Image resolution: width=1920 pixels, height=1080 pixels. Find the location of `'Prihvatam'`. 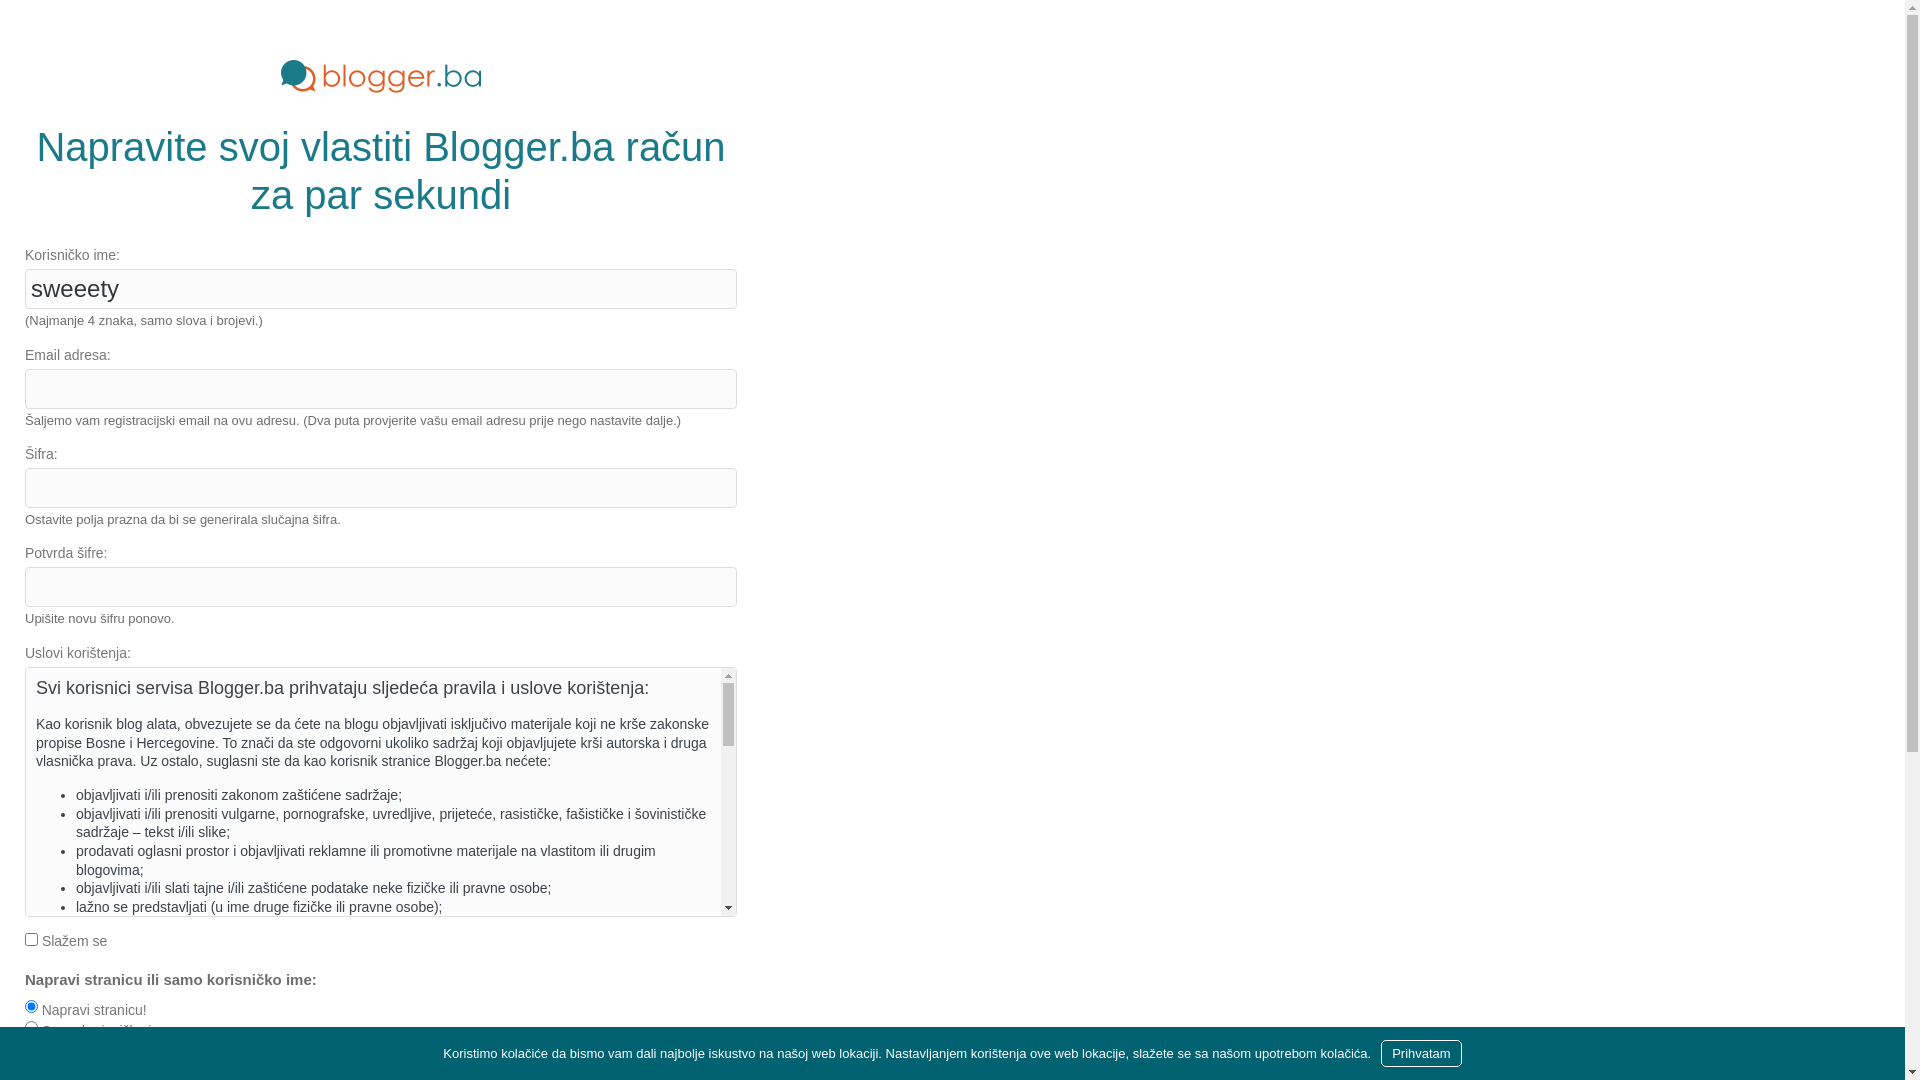

'Prihvatam' is located at coordinates (1420, 1052).